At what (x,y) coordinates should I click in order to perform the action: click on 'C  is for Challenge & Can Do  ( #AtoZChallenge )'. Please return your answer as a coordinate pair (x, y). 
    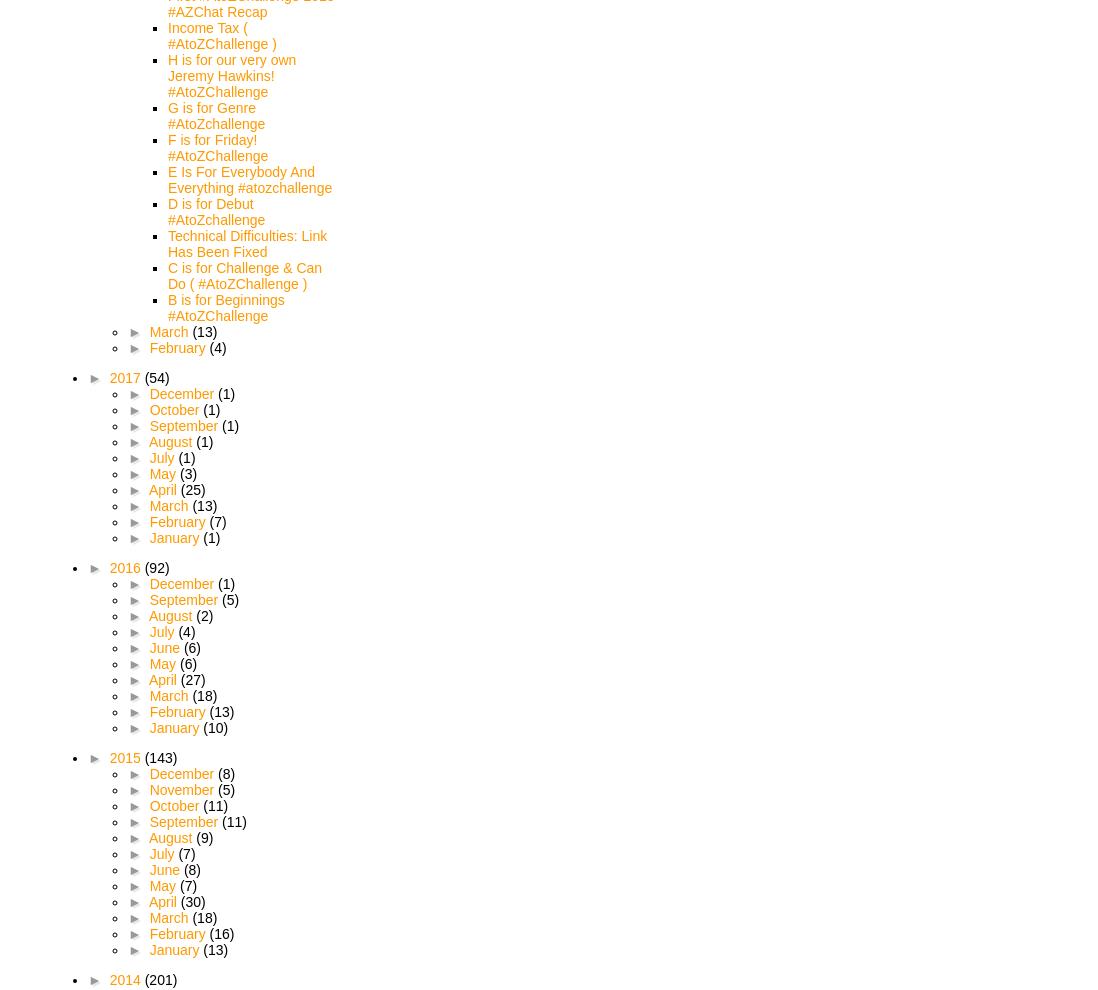
    Looking at the image, I should click on (167, 276).